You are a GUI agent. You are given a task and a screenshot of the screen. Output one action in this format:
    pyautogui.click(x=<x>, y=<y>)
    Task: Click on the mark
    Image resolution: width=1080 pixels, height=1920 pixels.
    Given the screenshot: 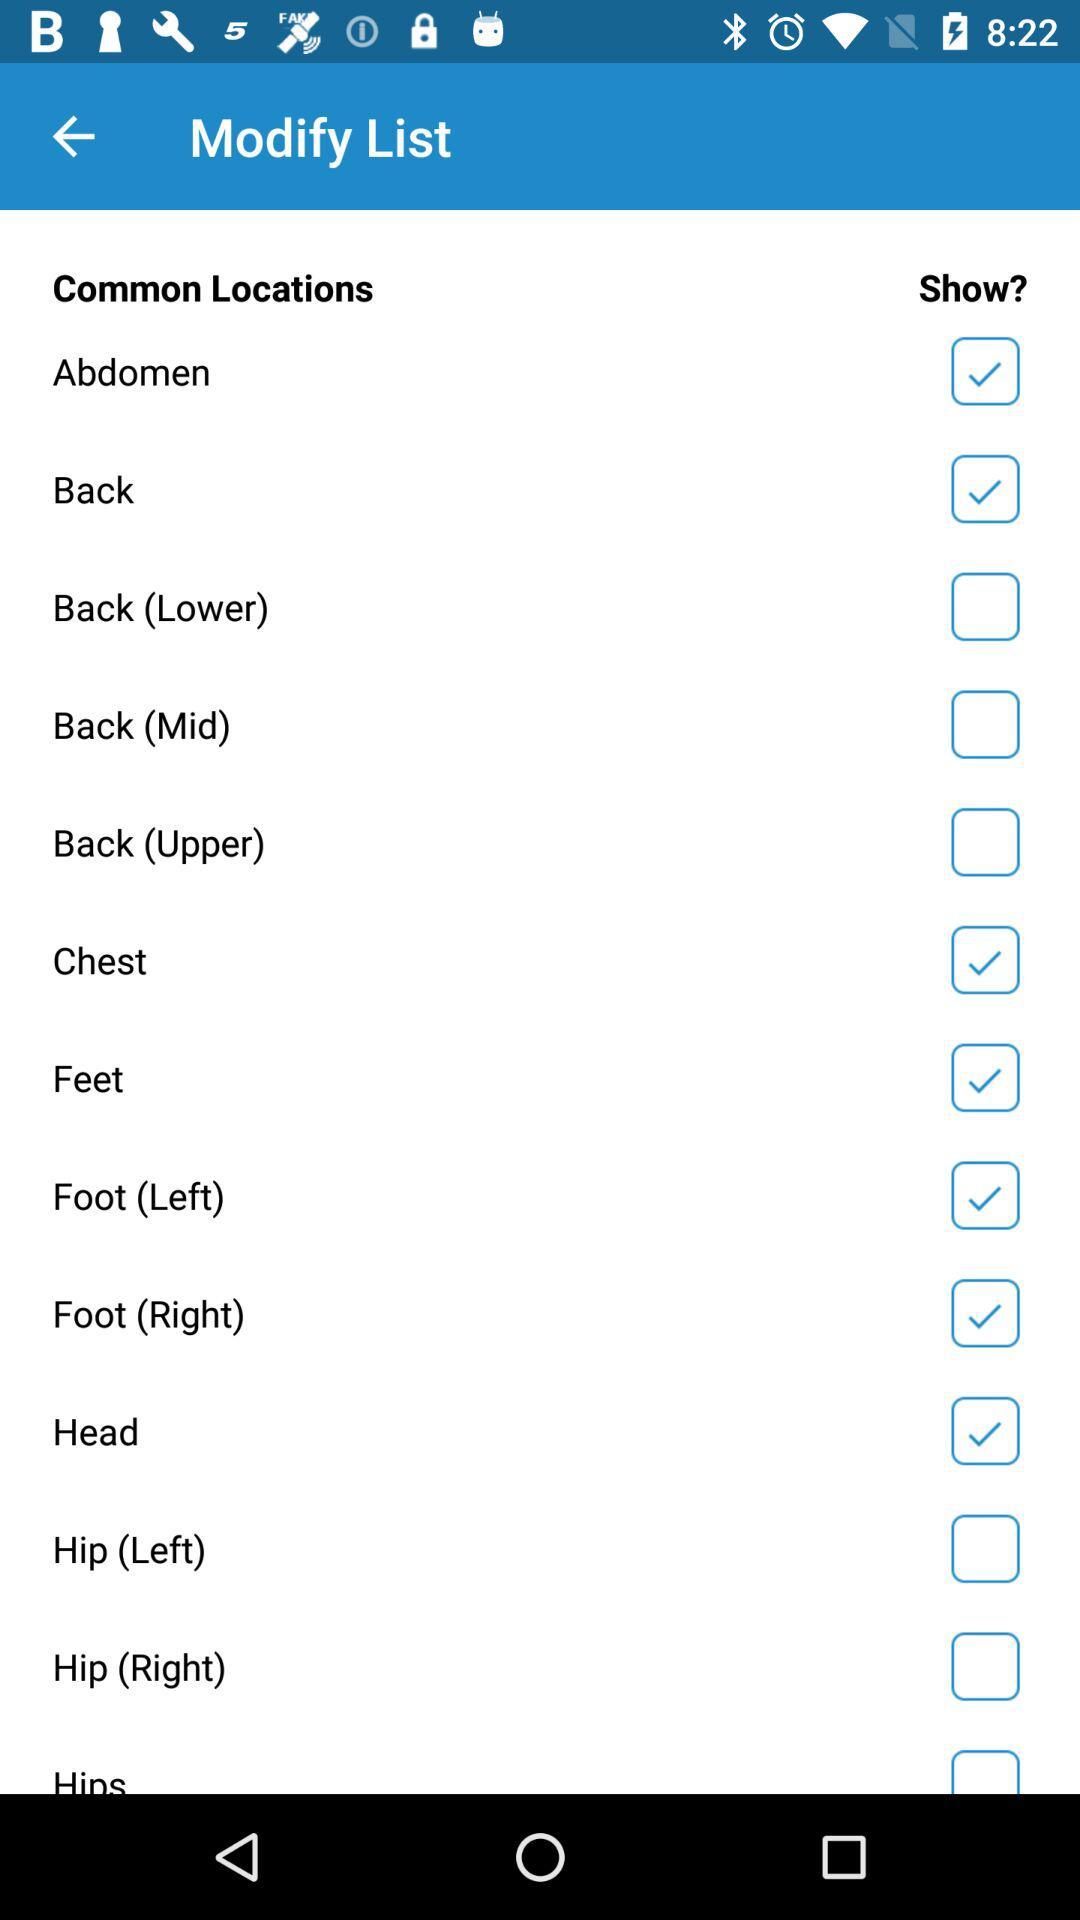 What is the action you would take?
    pyautogui.click(x=984, y=842)
    